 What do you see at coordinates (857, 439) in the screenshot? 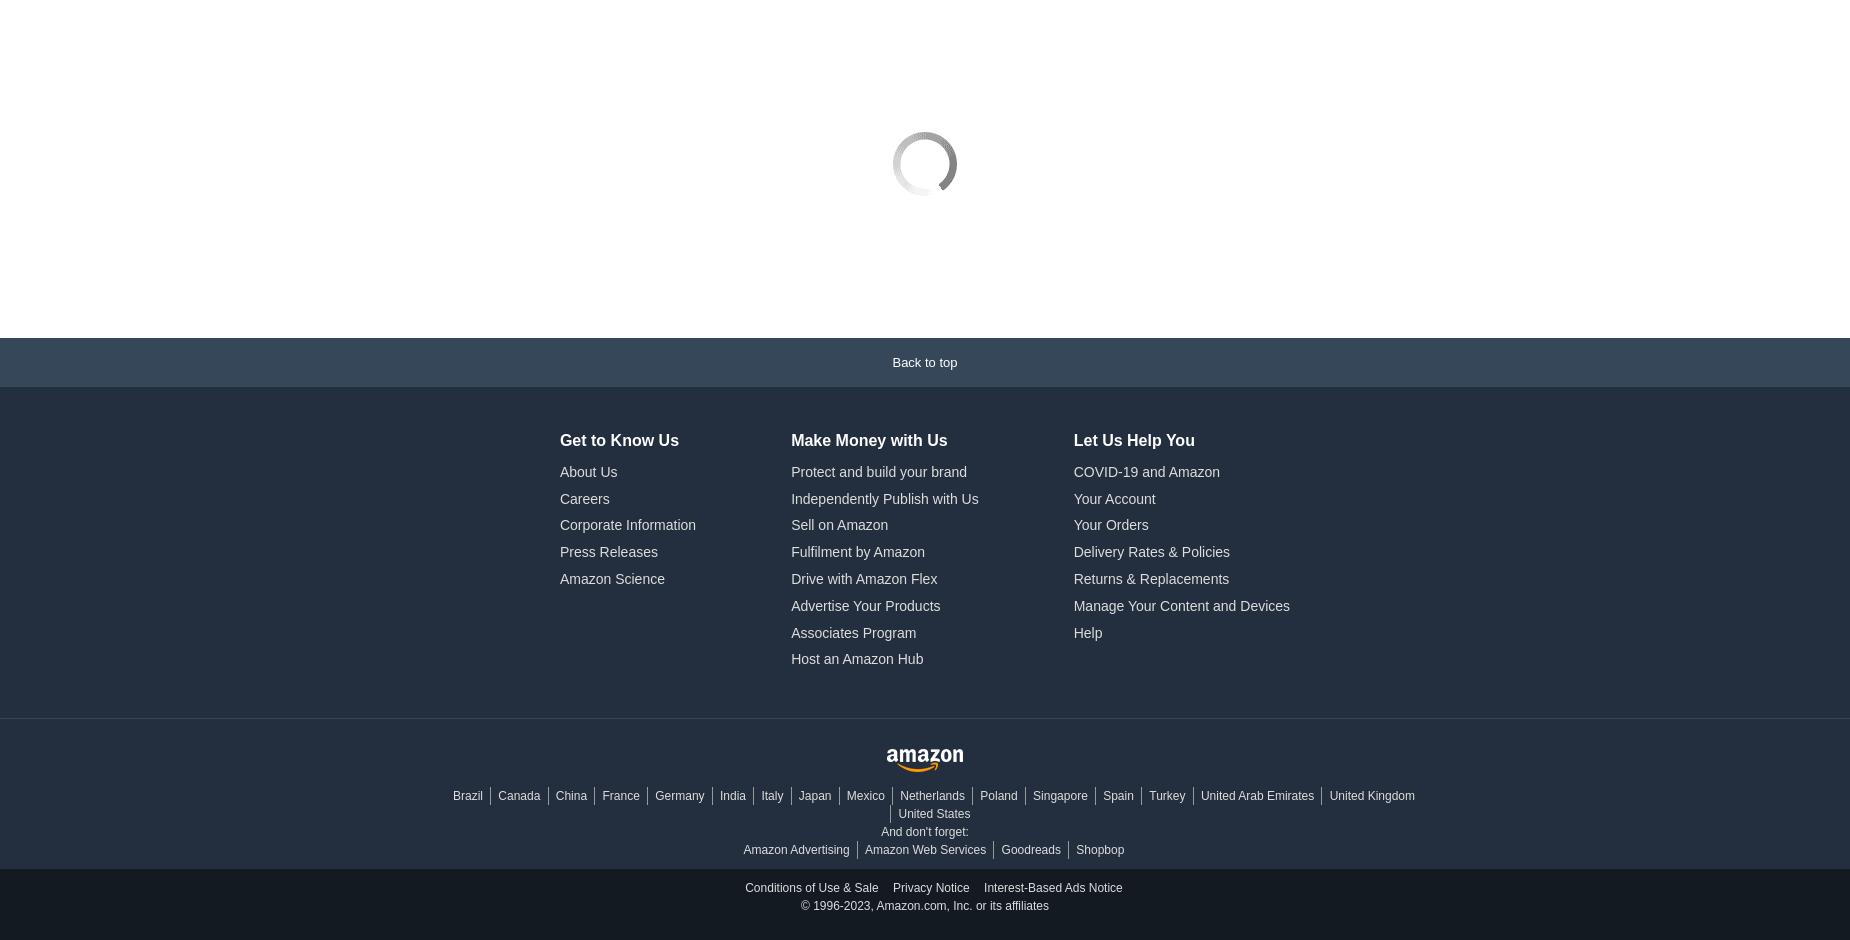
I see `'Fulfilment by Amazon'` at bounding box center [857, 439].